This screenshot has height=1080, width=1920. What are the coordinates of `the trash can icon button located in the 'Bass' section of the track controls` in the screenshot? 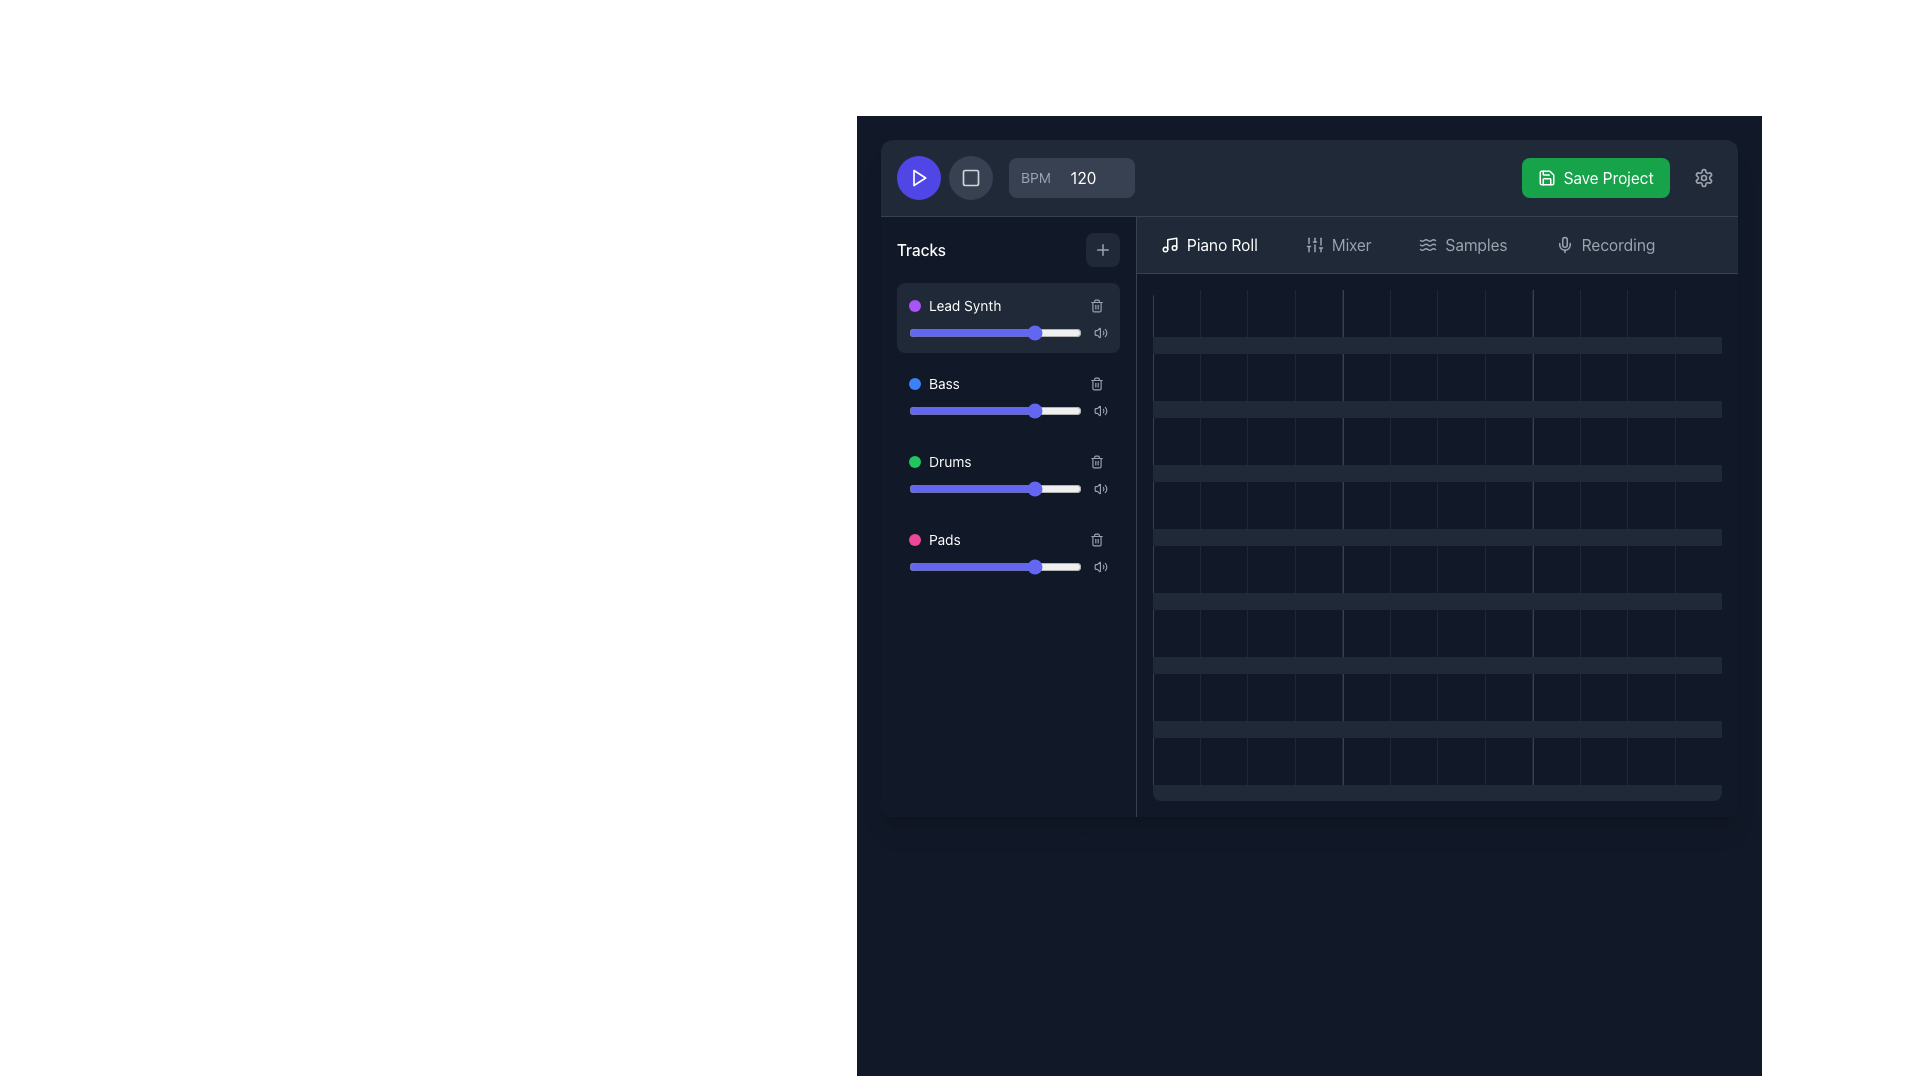 It's located at (1096, 384).